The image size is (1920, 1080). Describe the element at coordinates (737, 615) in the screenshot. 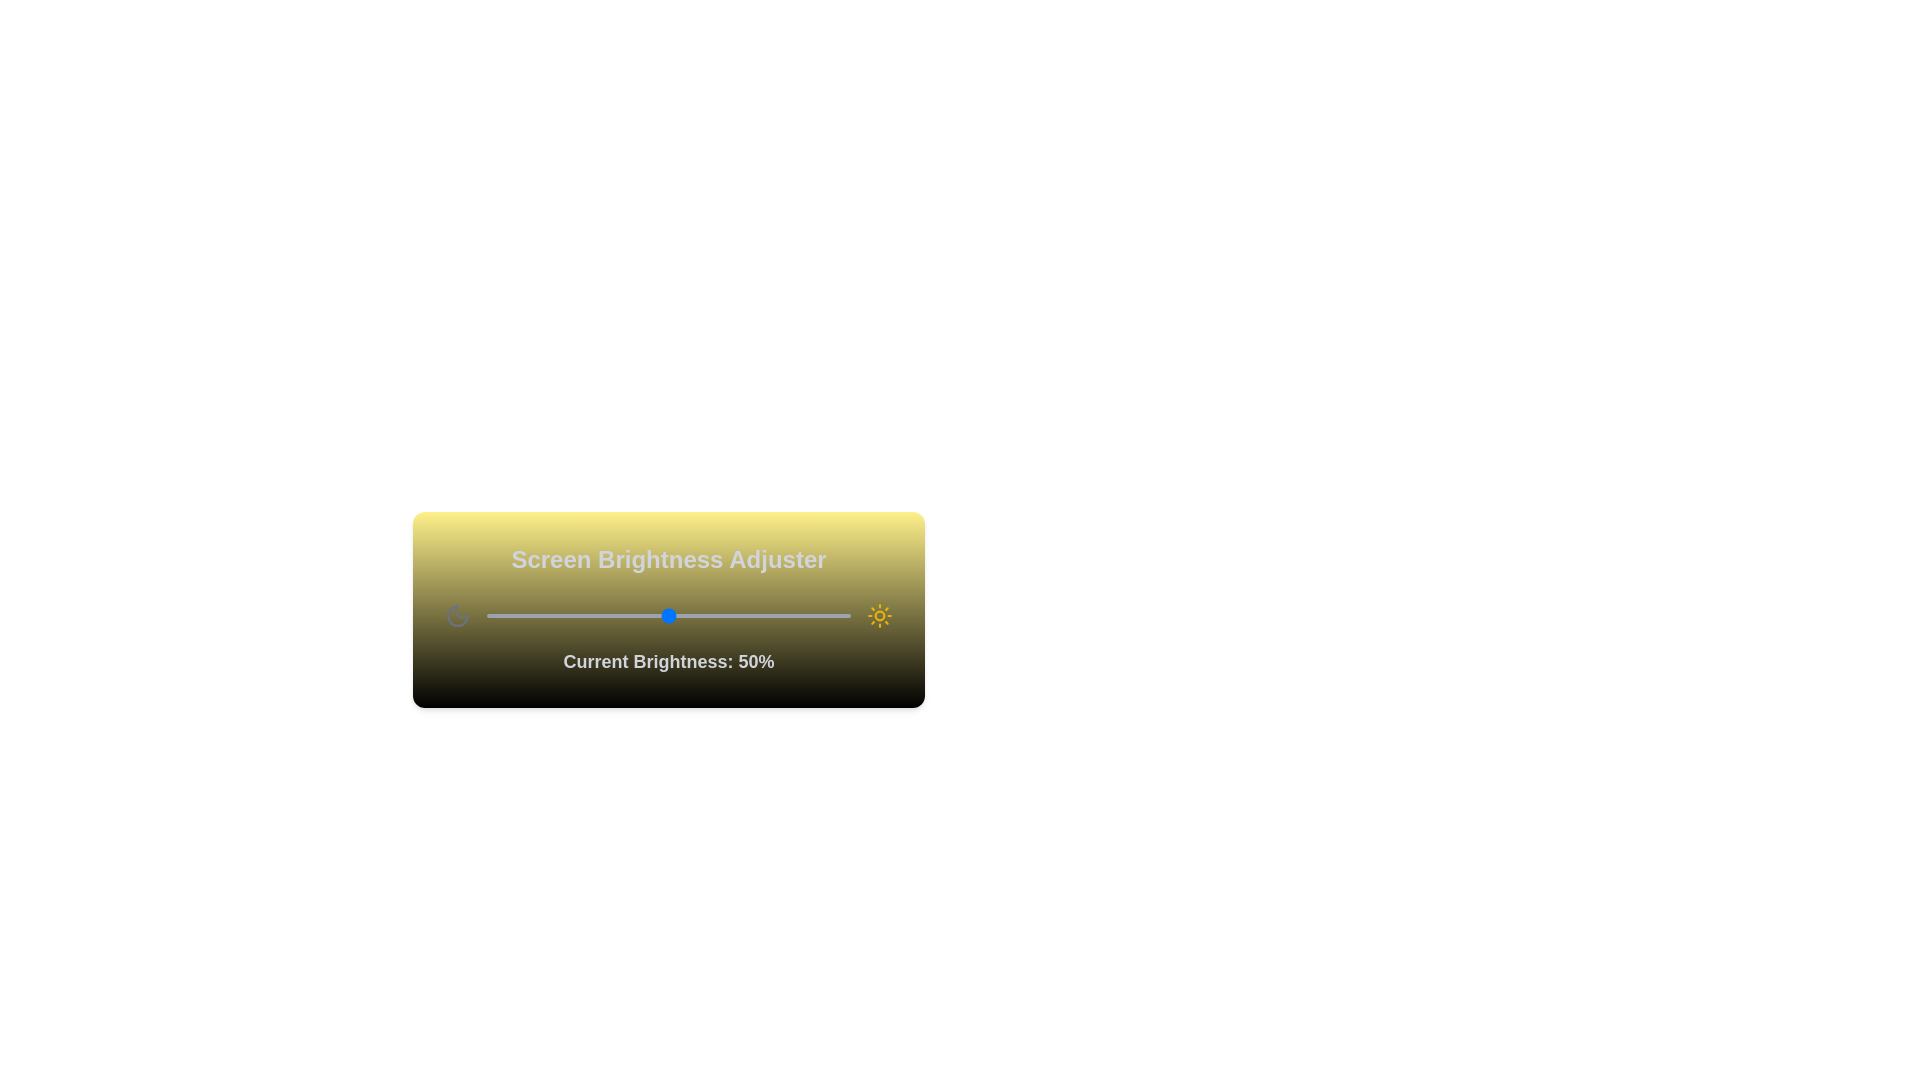

I see `the brightness slider to 69%` at that location.